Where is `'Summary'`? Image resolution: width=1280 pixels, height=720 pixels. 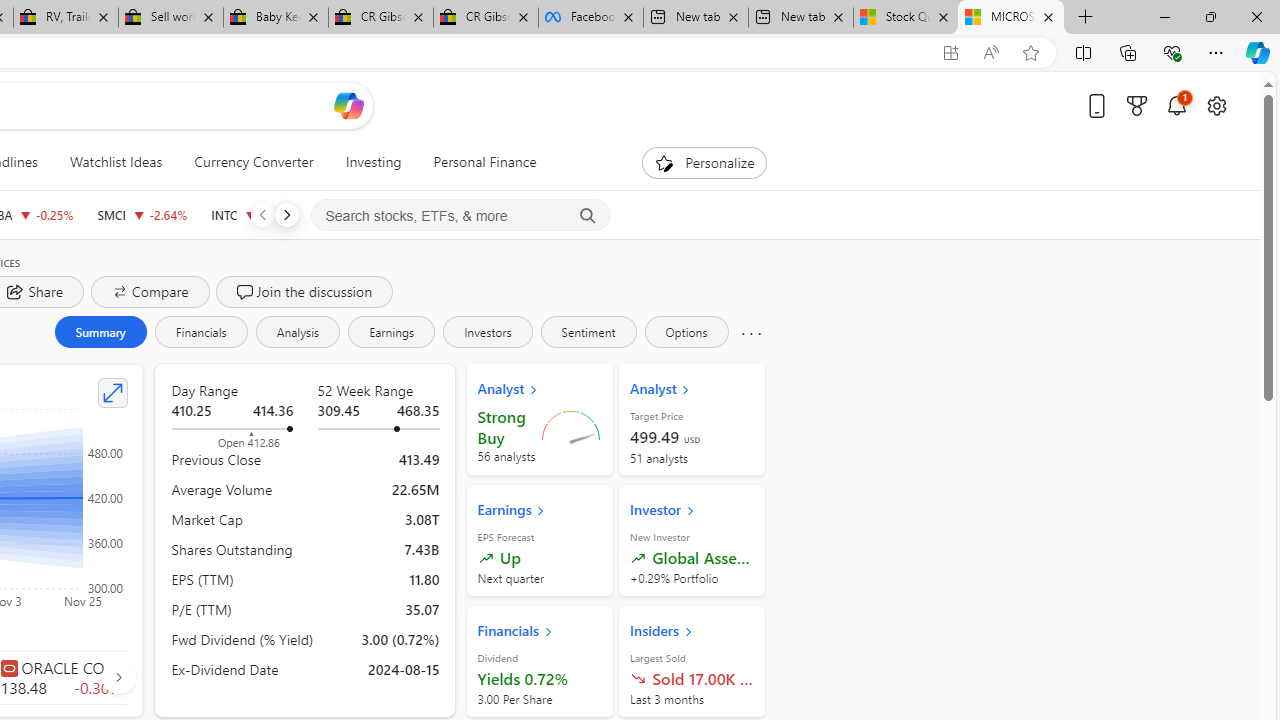
'Summary' is located at coordinates (99, 330).